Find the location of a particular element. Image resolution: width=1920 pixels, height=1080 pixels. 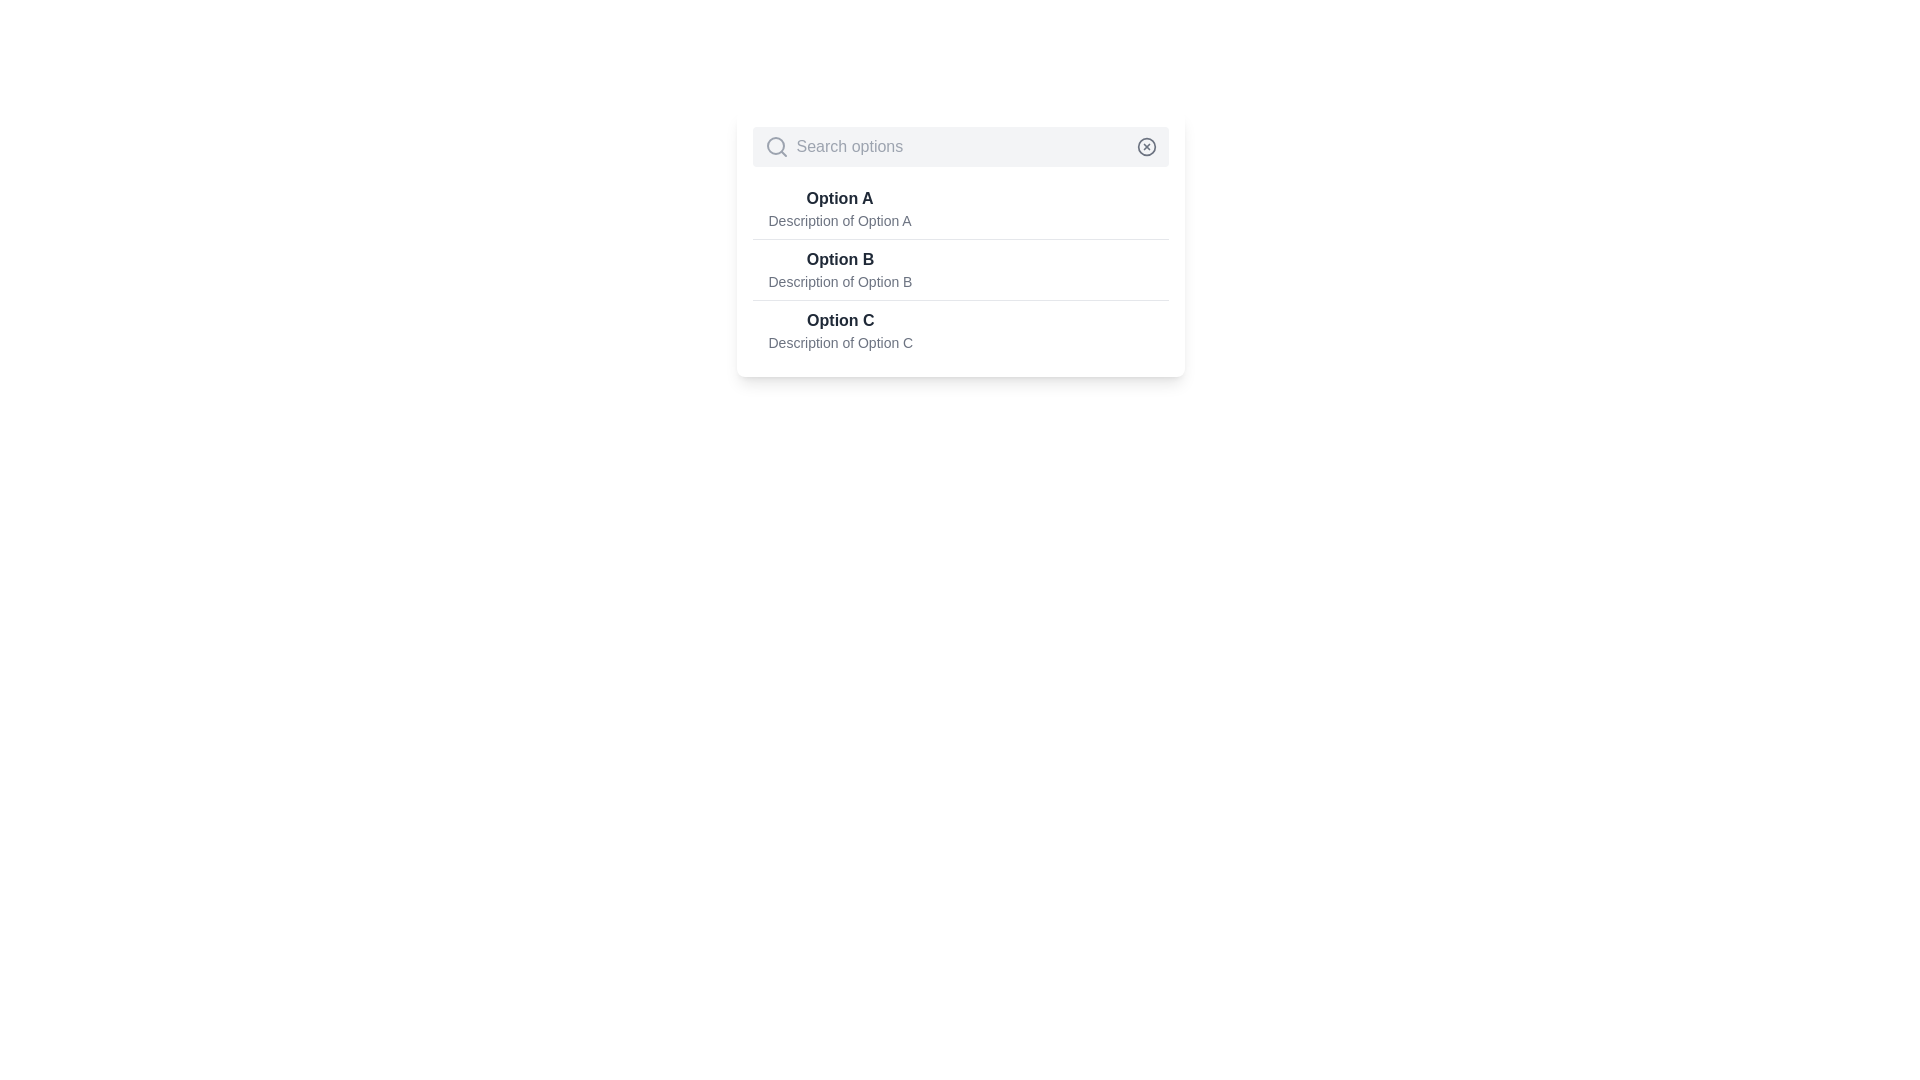

the SVG circle element, which is part of the magnifying glass icon located at the upper-left part of the search bar interface is located at coordinates (774, 145).